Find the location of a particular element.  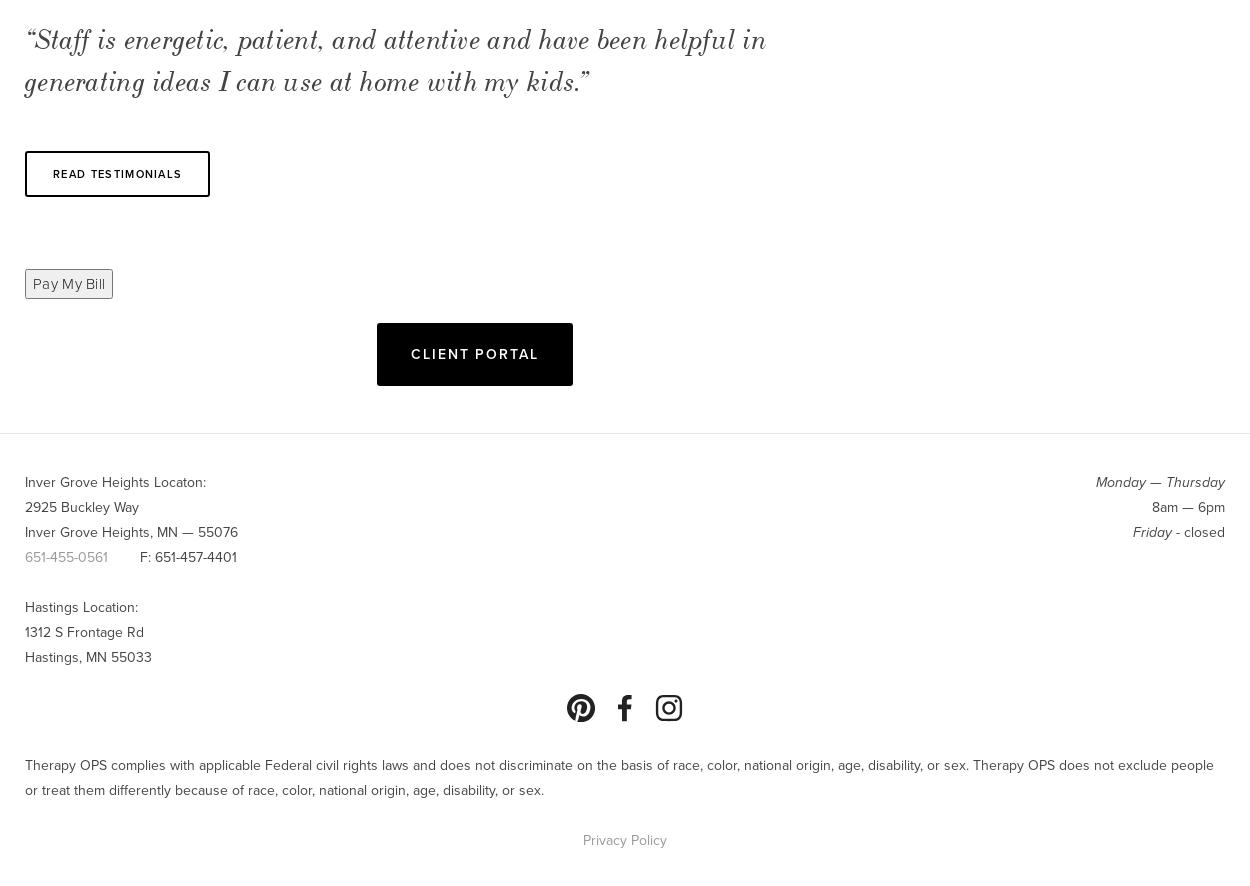

'Privacy Policy' is located at coordinates (582, 839).